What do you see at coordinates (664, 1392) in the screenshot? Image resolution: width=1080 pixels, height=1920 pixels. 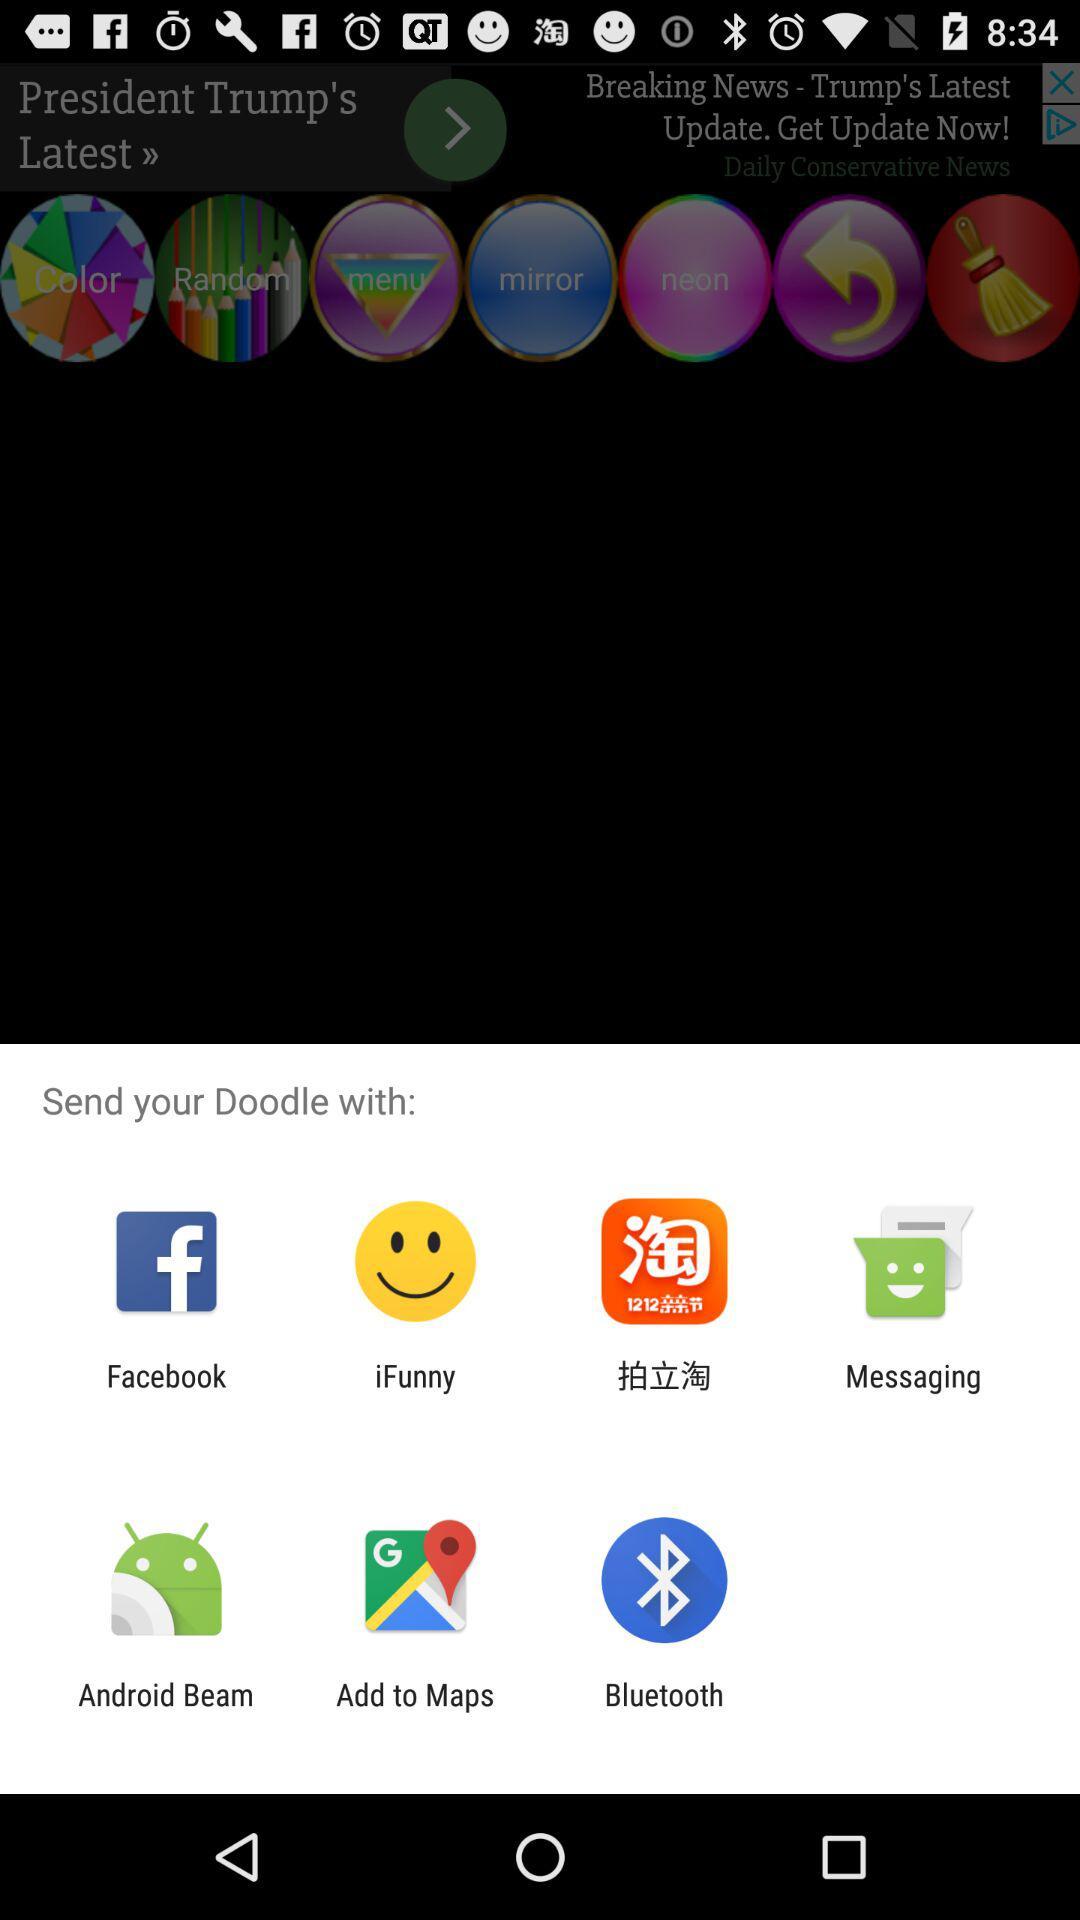 I see `the app to the right of ifunny icon` at bounding box center [664, 1392].